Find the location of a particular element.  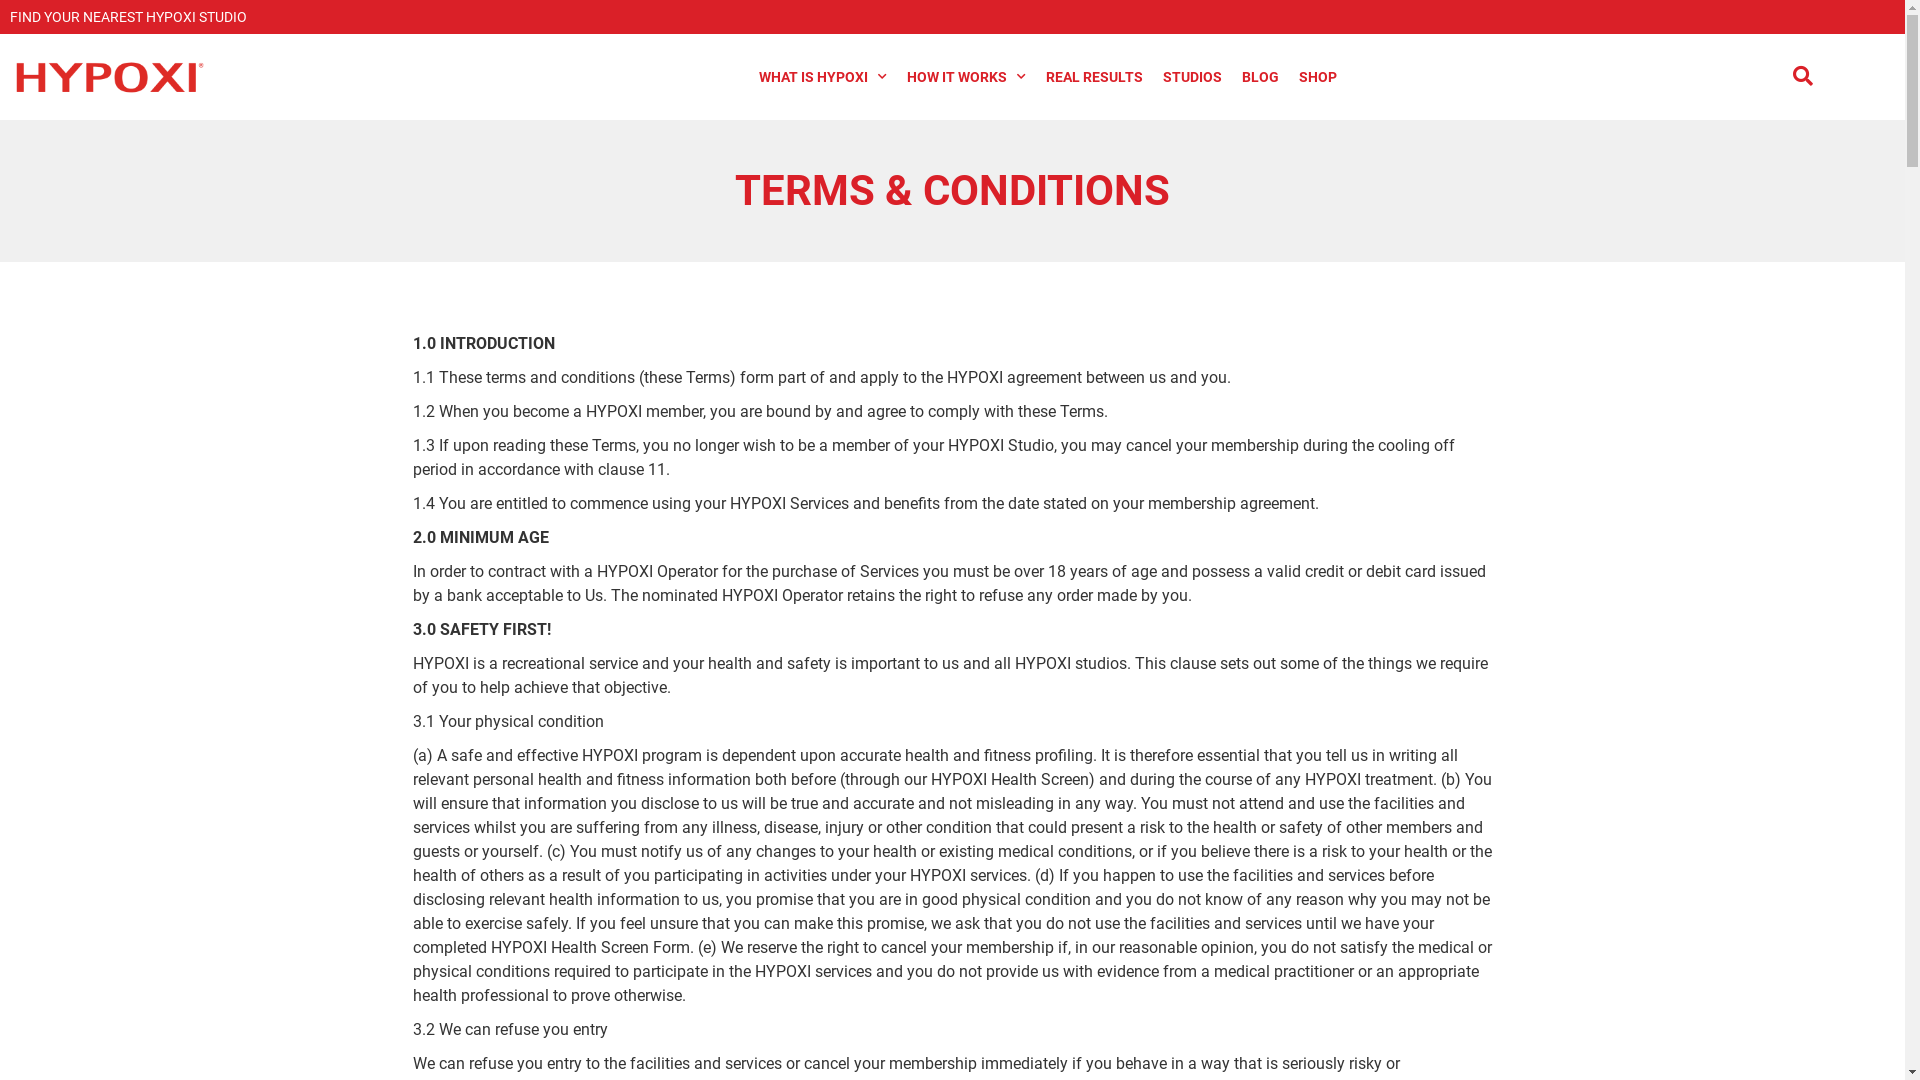

'Hypoxi Logo New' is located at coordinates (109, 75).